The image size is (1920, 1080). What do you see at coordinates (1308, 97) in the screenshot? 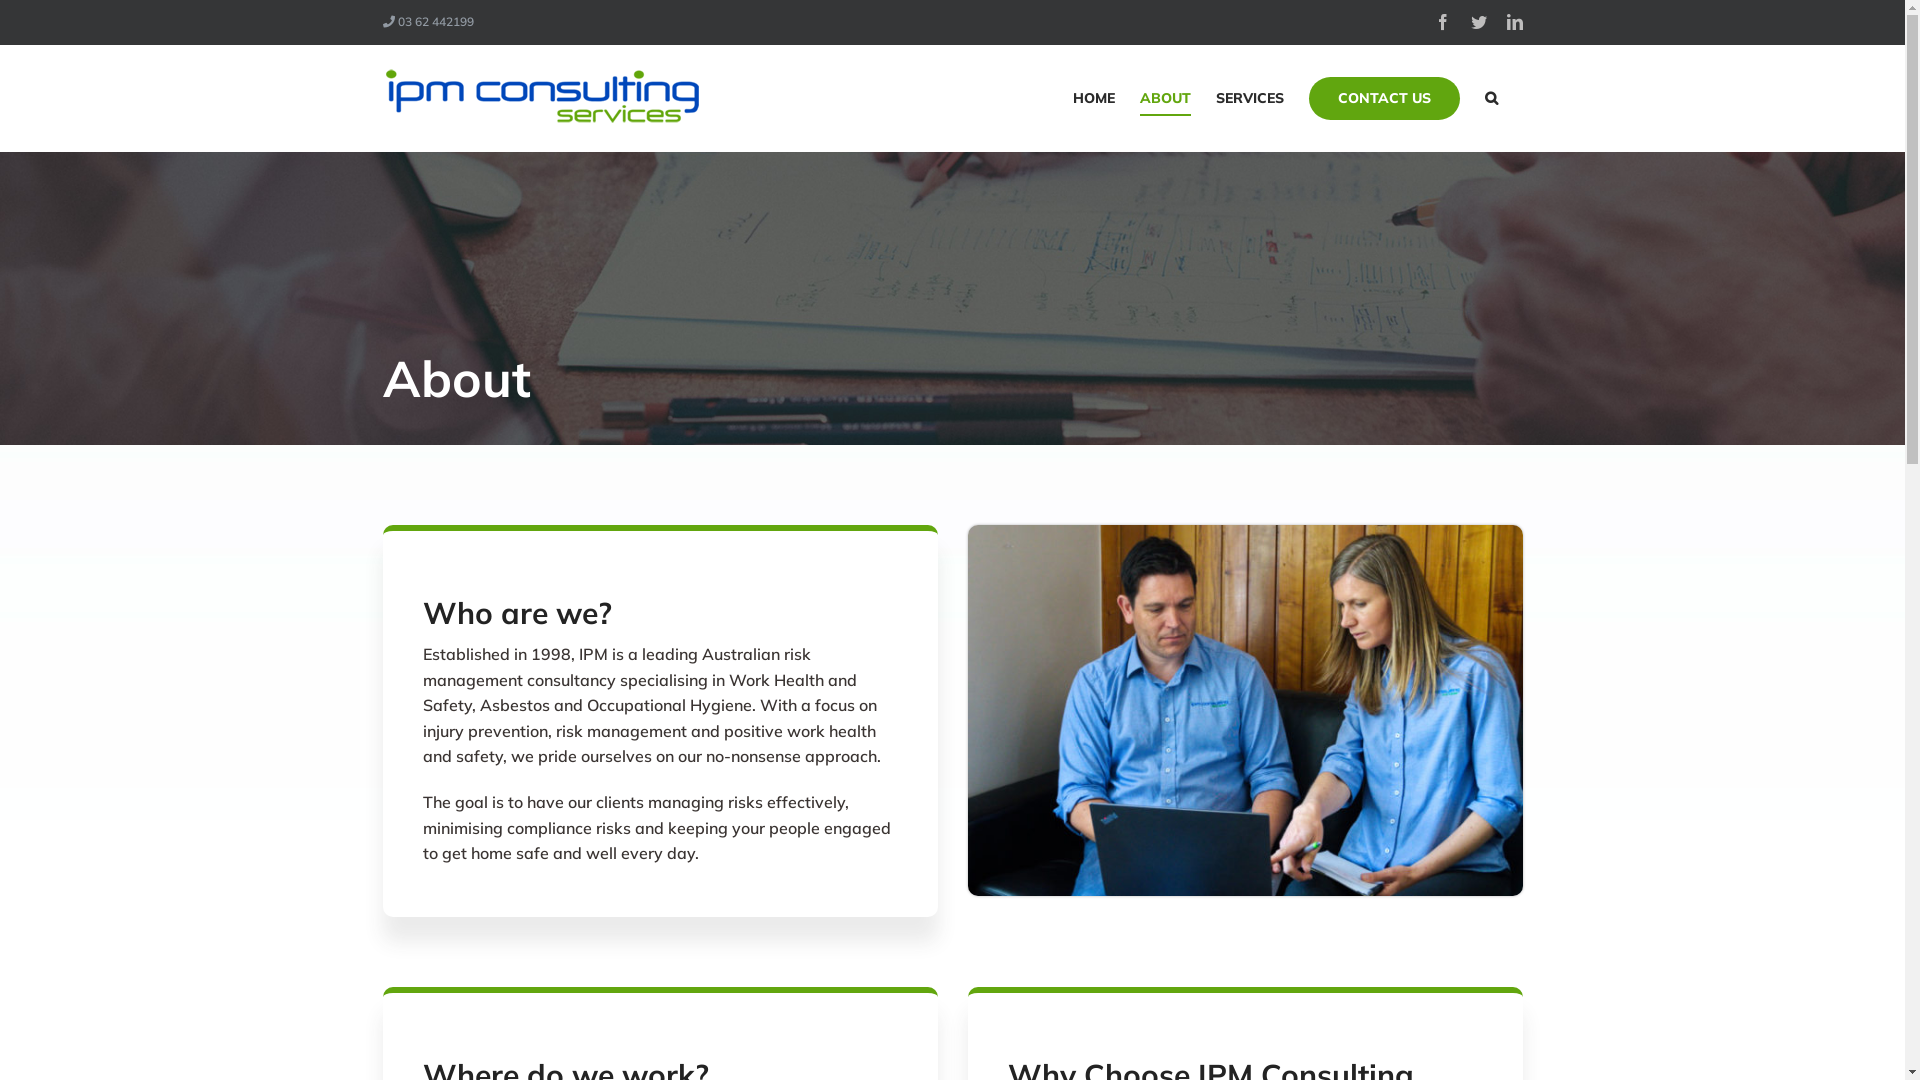
I see `'CONTACT US'` at bounding box center [1308, 97].